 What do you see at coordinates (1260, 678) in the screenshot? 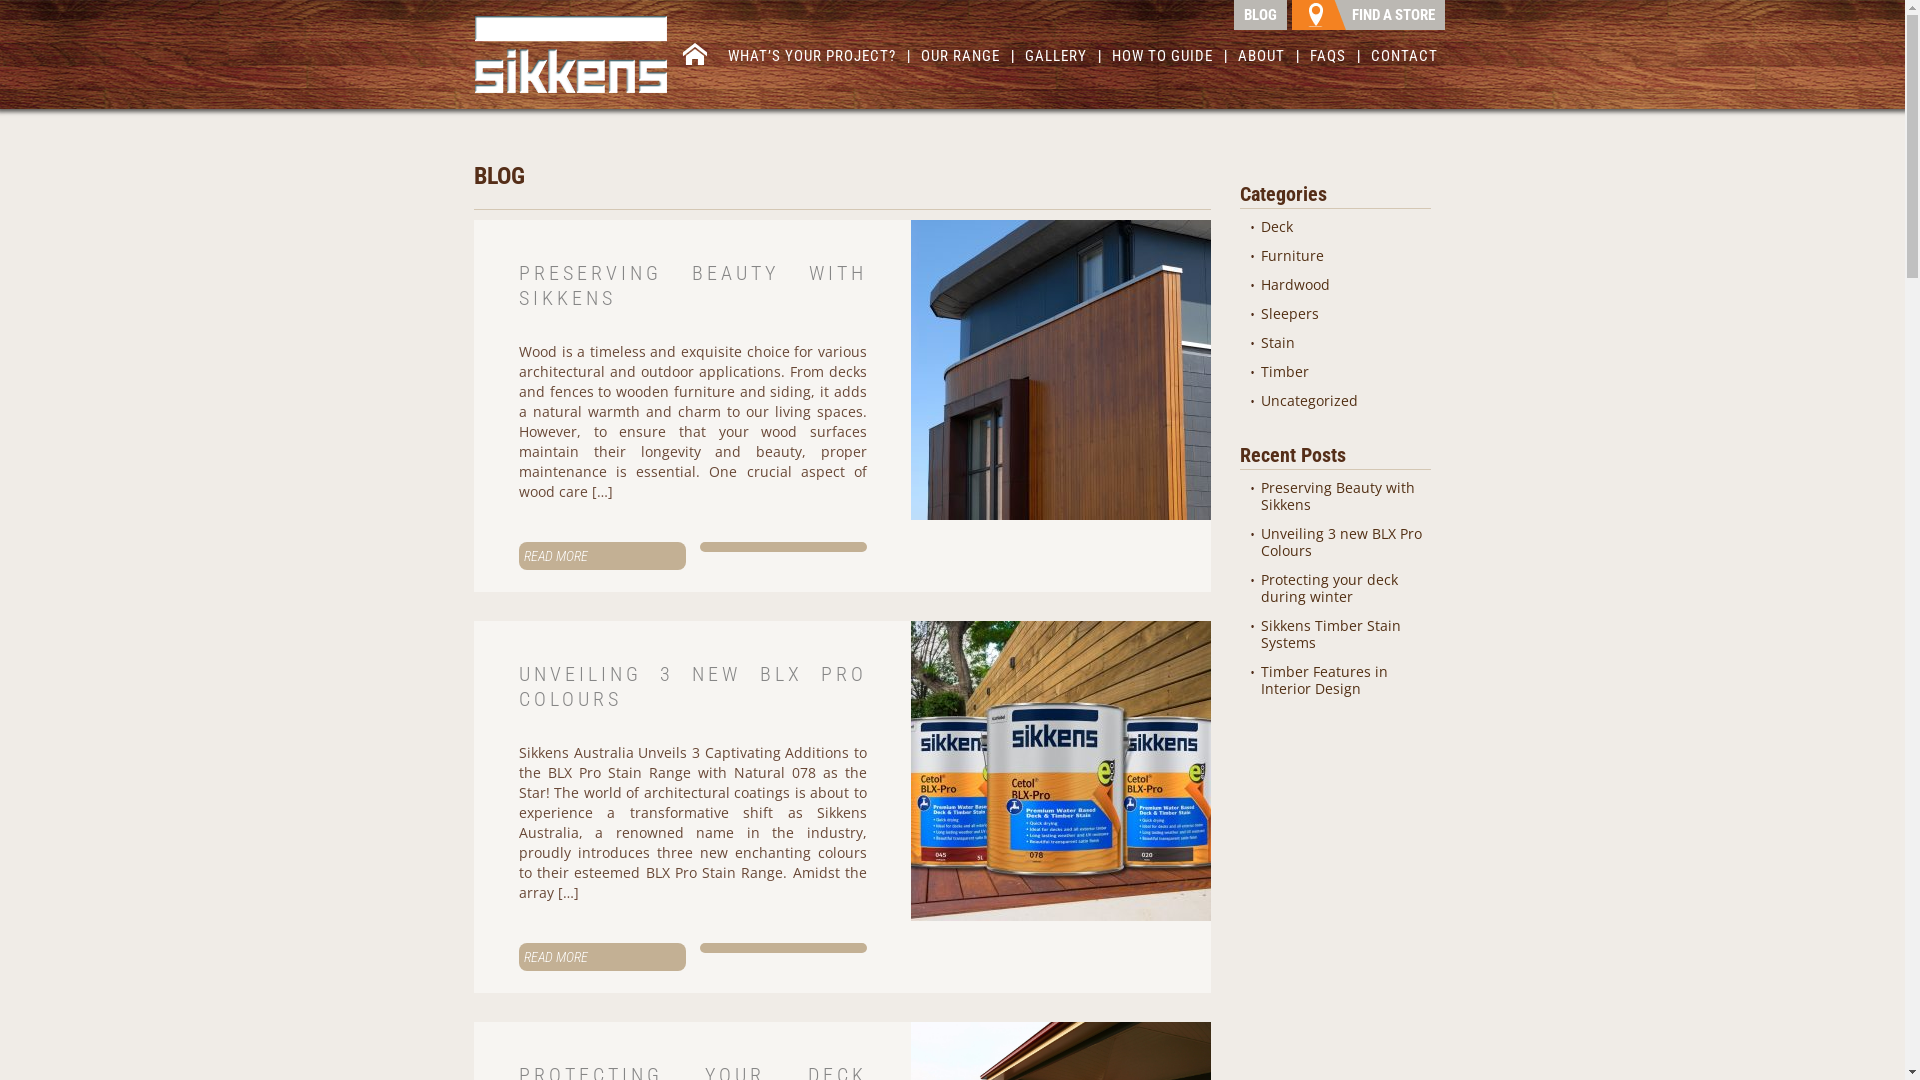
I see `'Timber Features in Interior Design'` at bounding box center [1260, 678].